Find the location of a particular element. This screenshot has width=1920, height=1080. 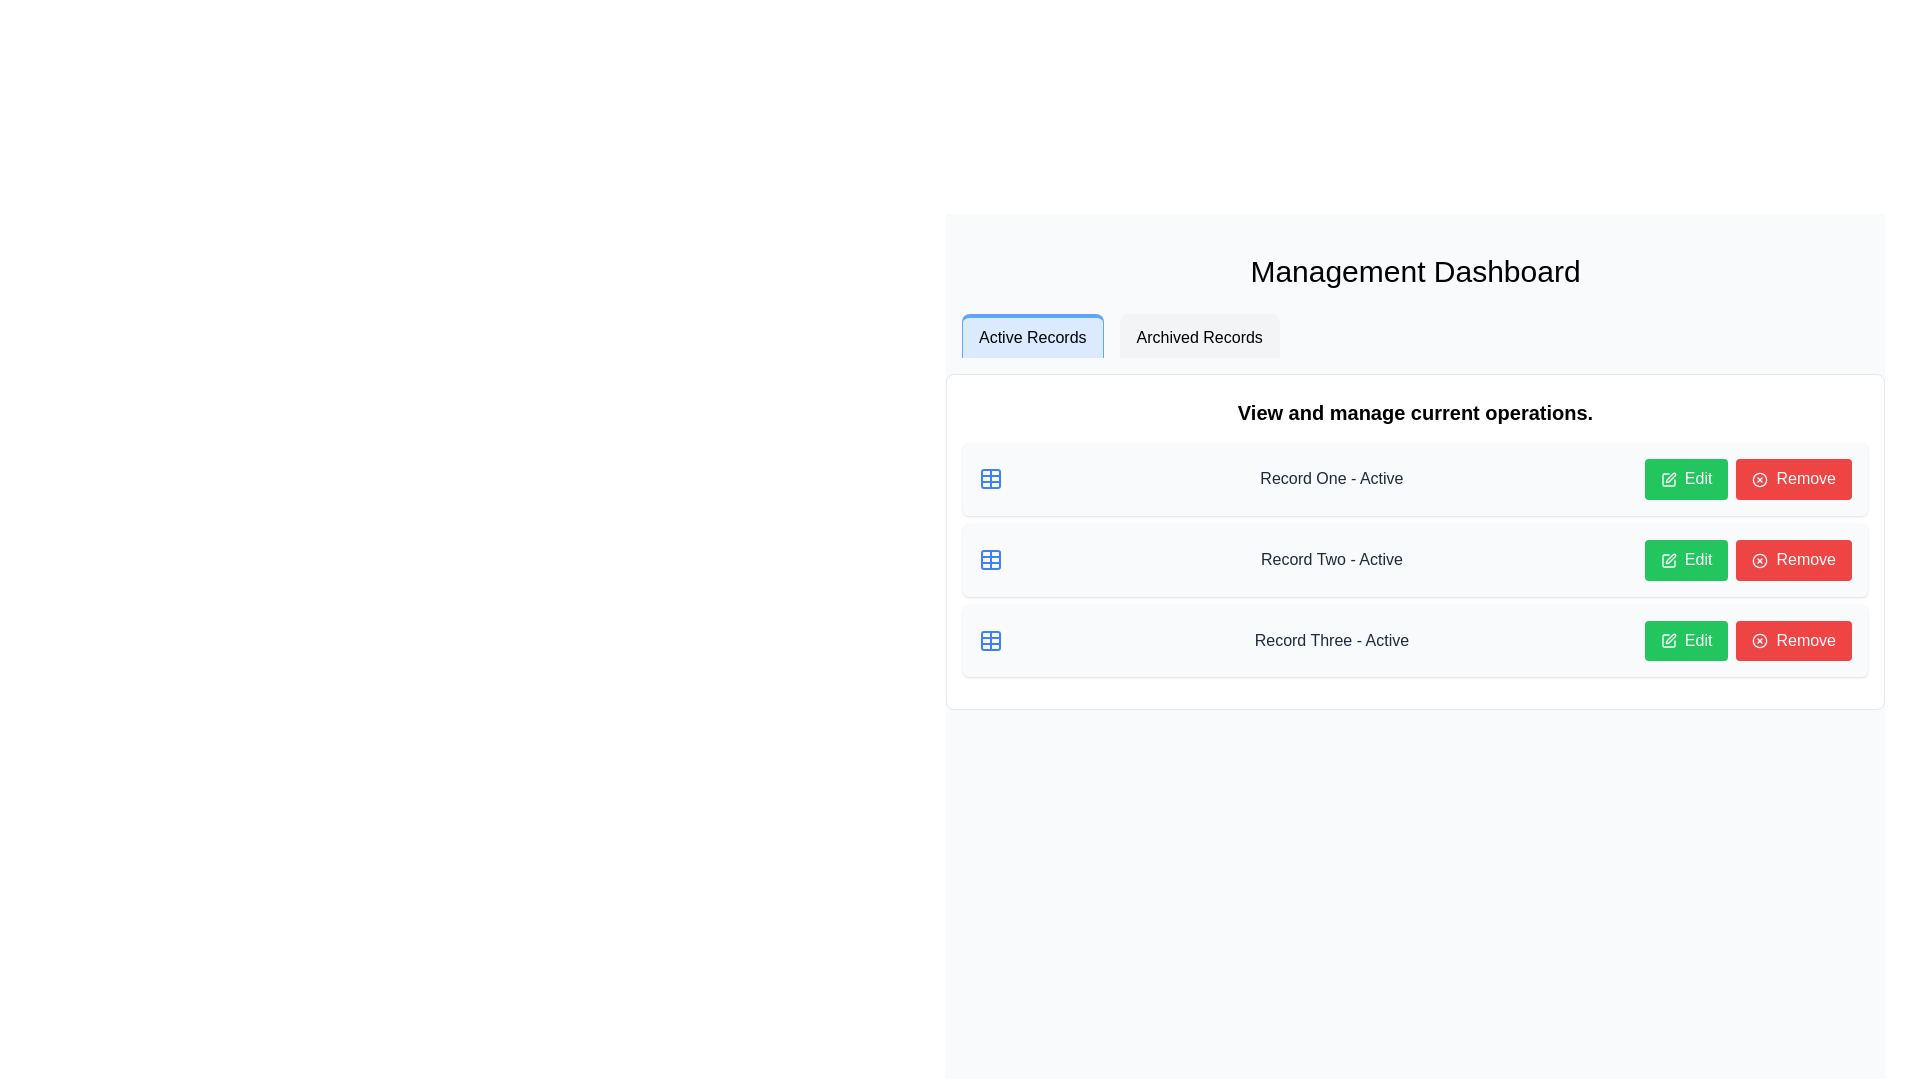

text label displaying 'Management Dashboard' located at the top of the dashboard interface is located at coordinates (1414, 272).